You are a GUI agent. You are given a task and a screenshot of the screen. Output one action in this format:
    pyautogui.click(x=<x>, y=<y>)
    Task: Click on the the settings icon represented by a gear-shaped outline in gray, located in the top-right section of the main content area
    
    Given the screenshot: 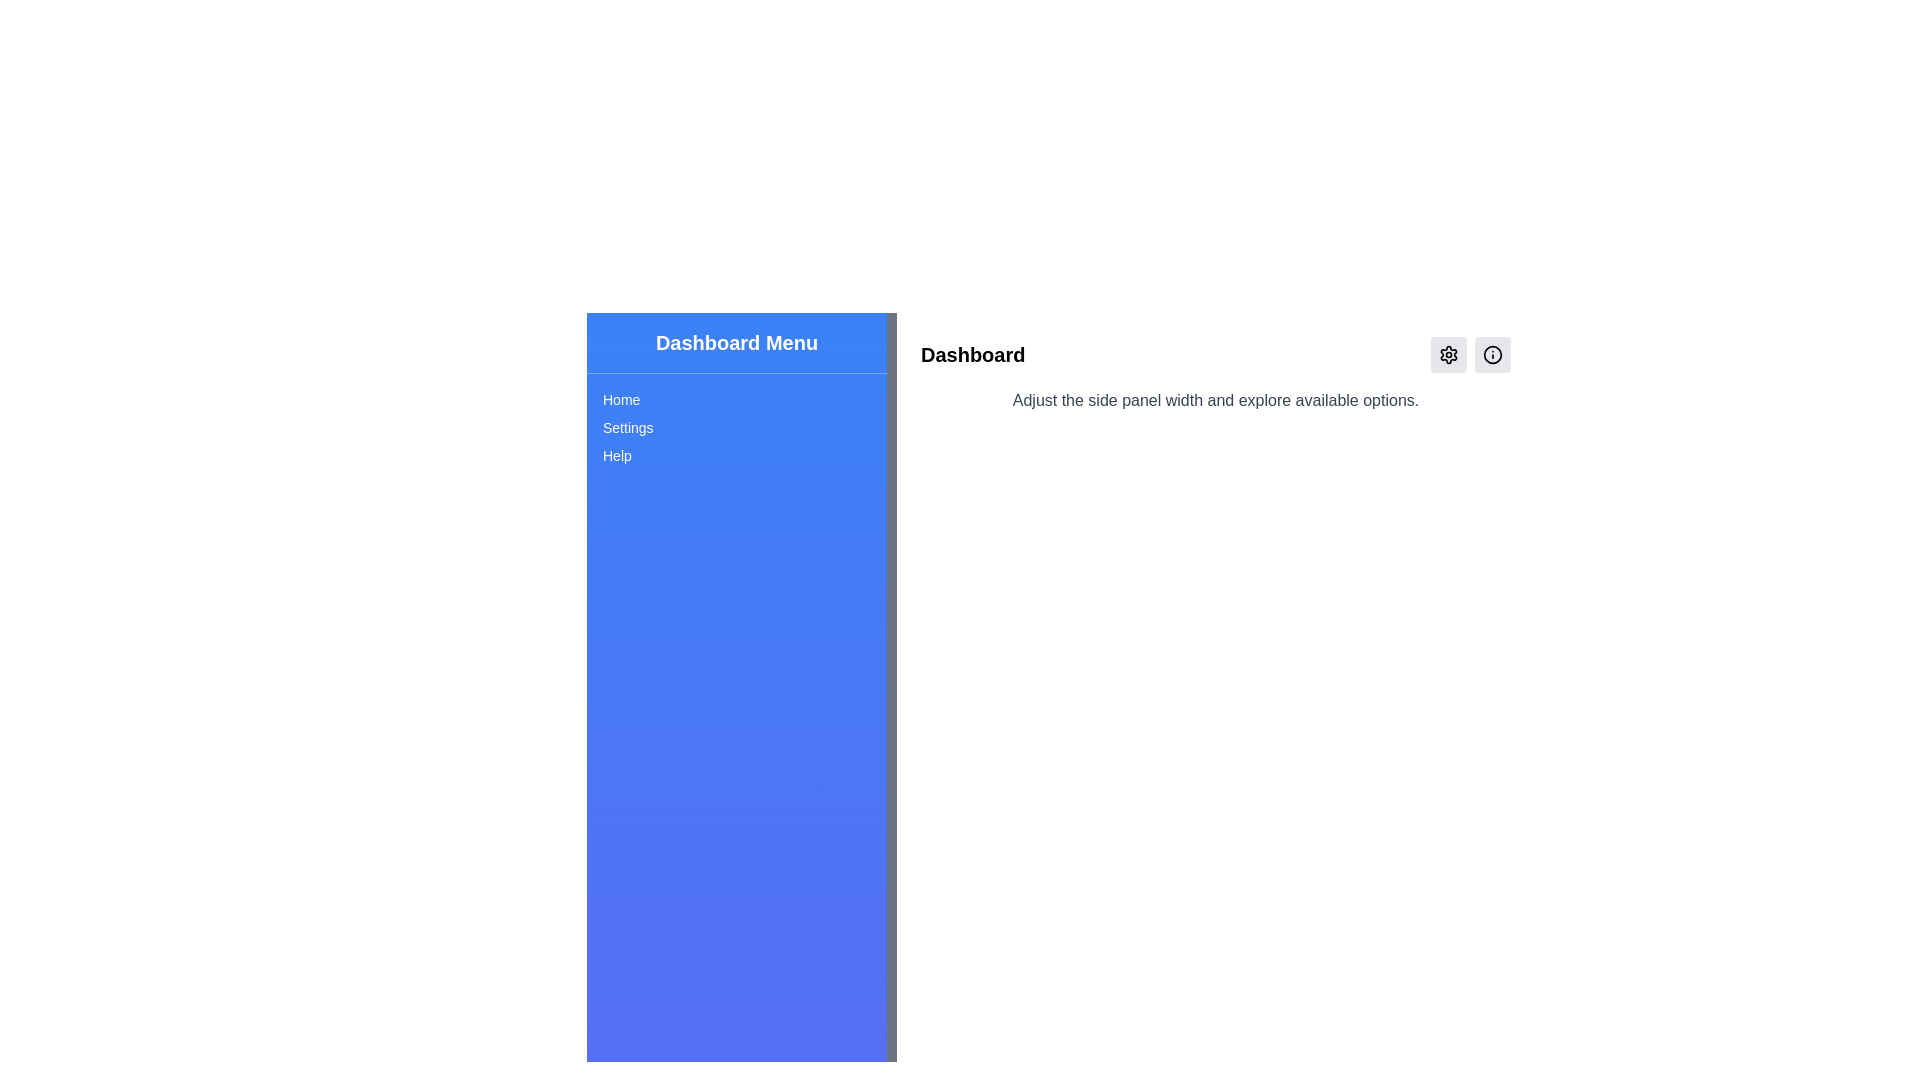 What is the action you would take?
    pyautogui.click(x=1449, y=353)
    